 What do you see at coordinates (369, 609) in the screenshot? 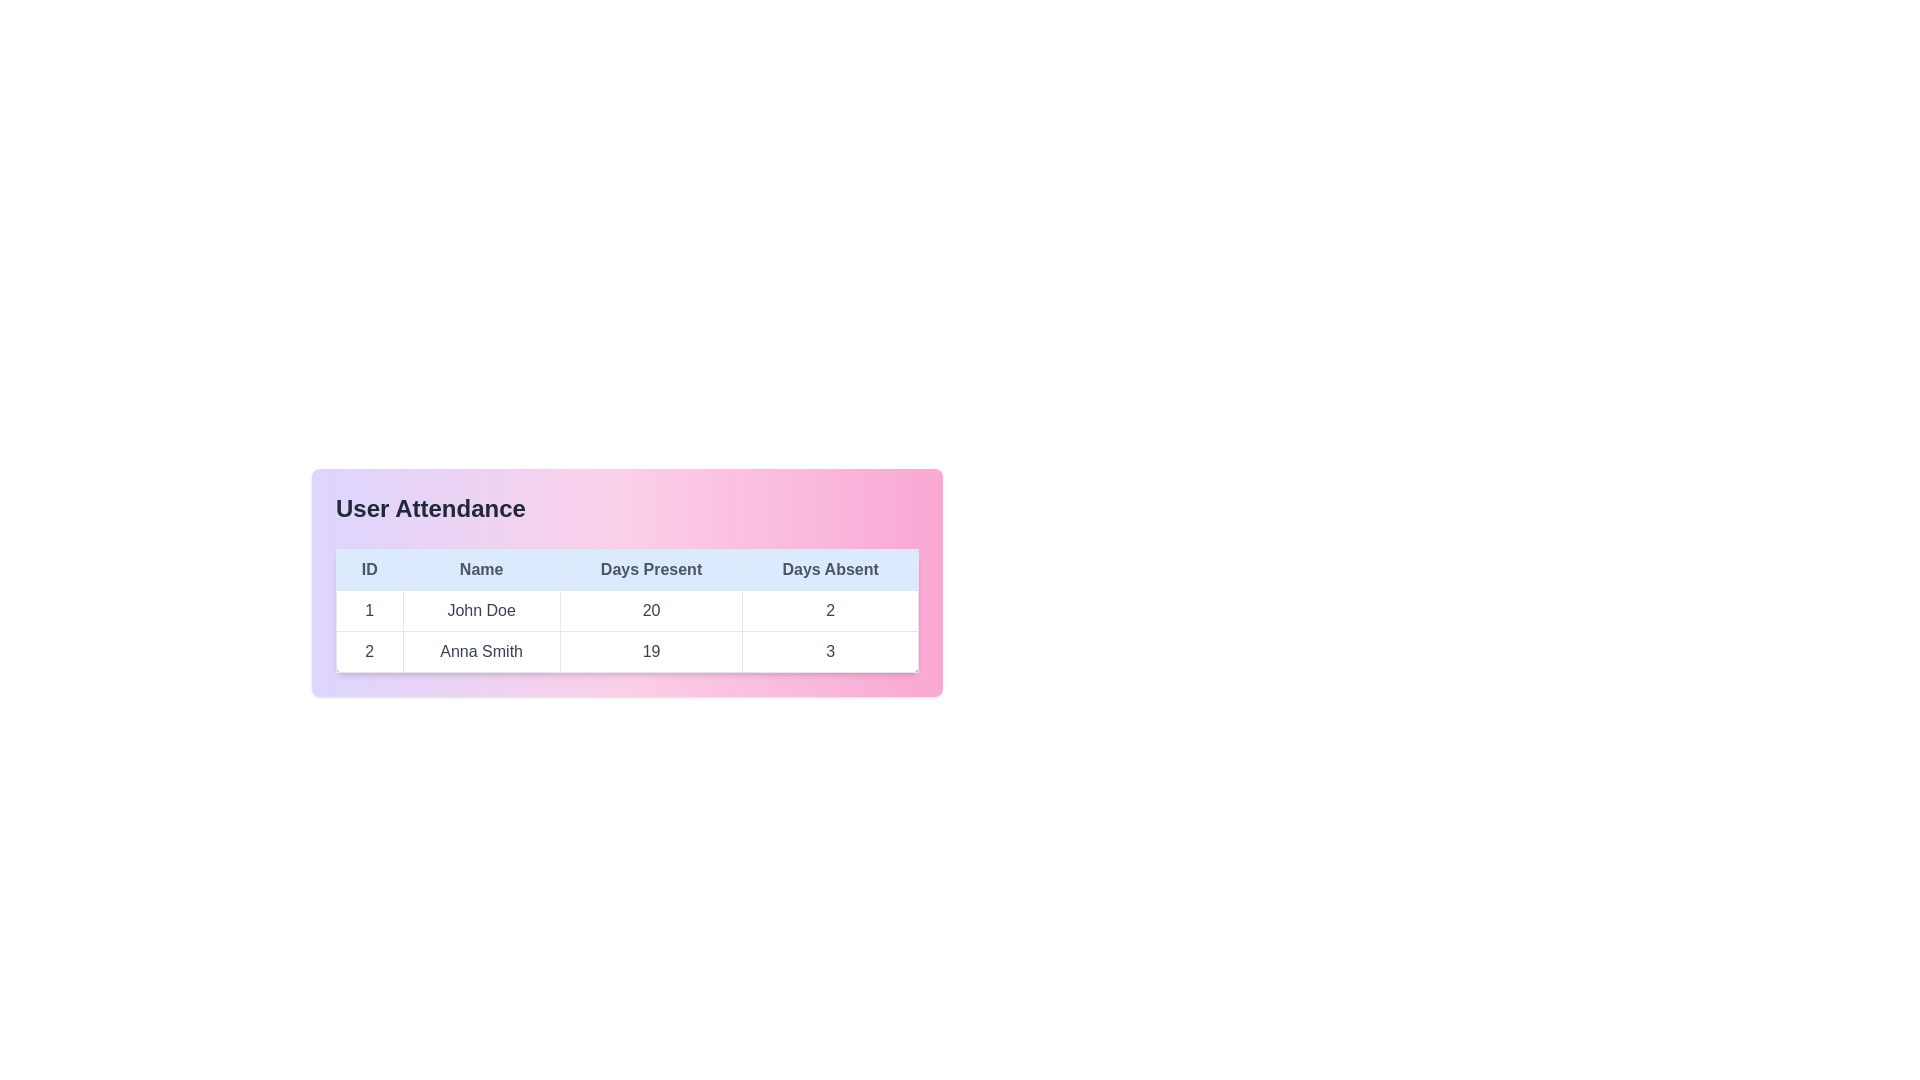
I see `the first table cell in the first data row under the 'ID' column to identify the associated table row` at bounding box center [369, 609].